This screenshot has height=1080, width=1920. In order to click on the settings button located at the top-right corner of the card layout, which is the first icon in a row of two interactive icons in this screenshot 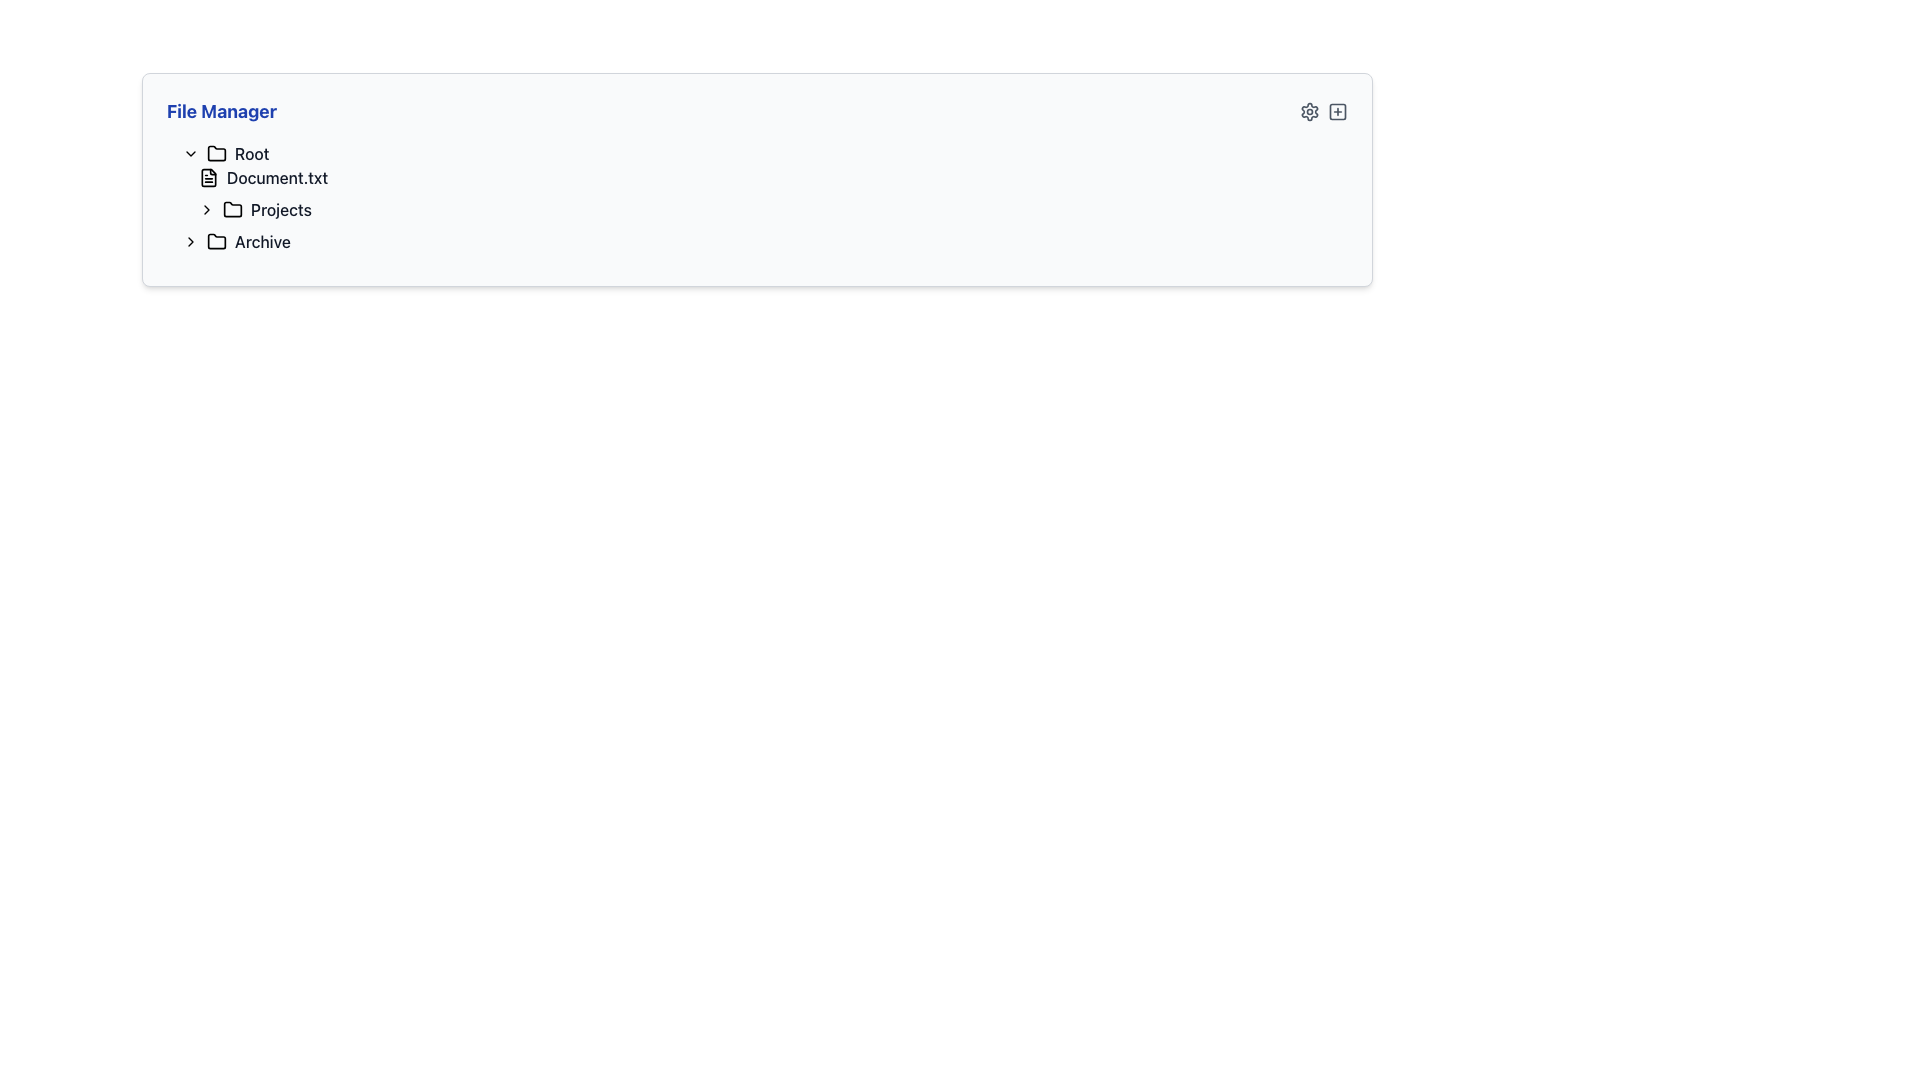, I will do `click(1310, 111)`.